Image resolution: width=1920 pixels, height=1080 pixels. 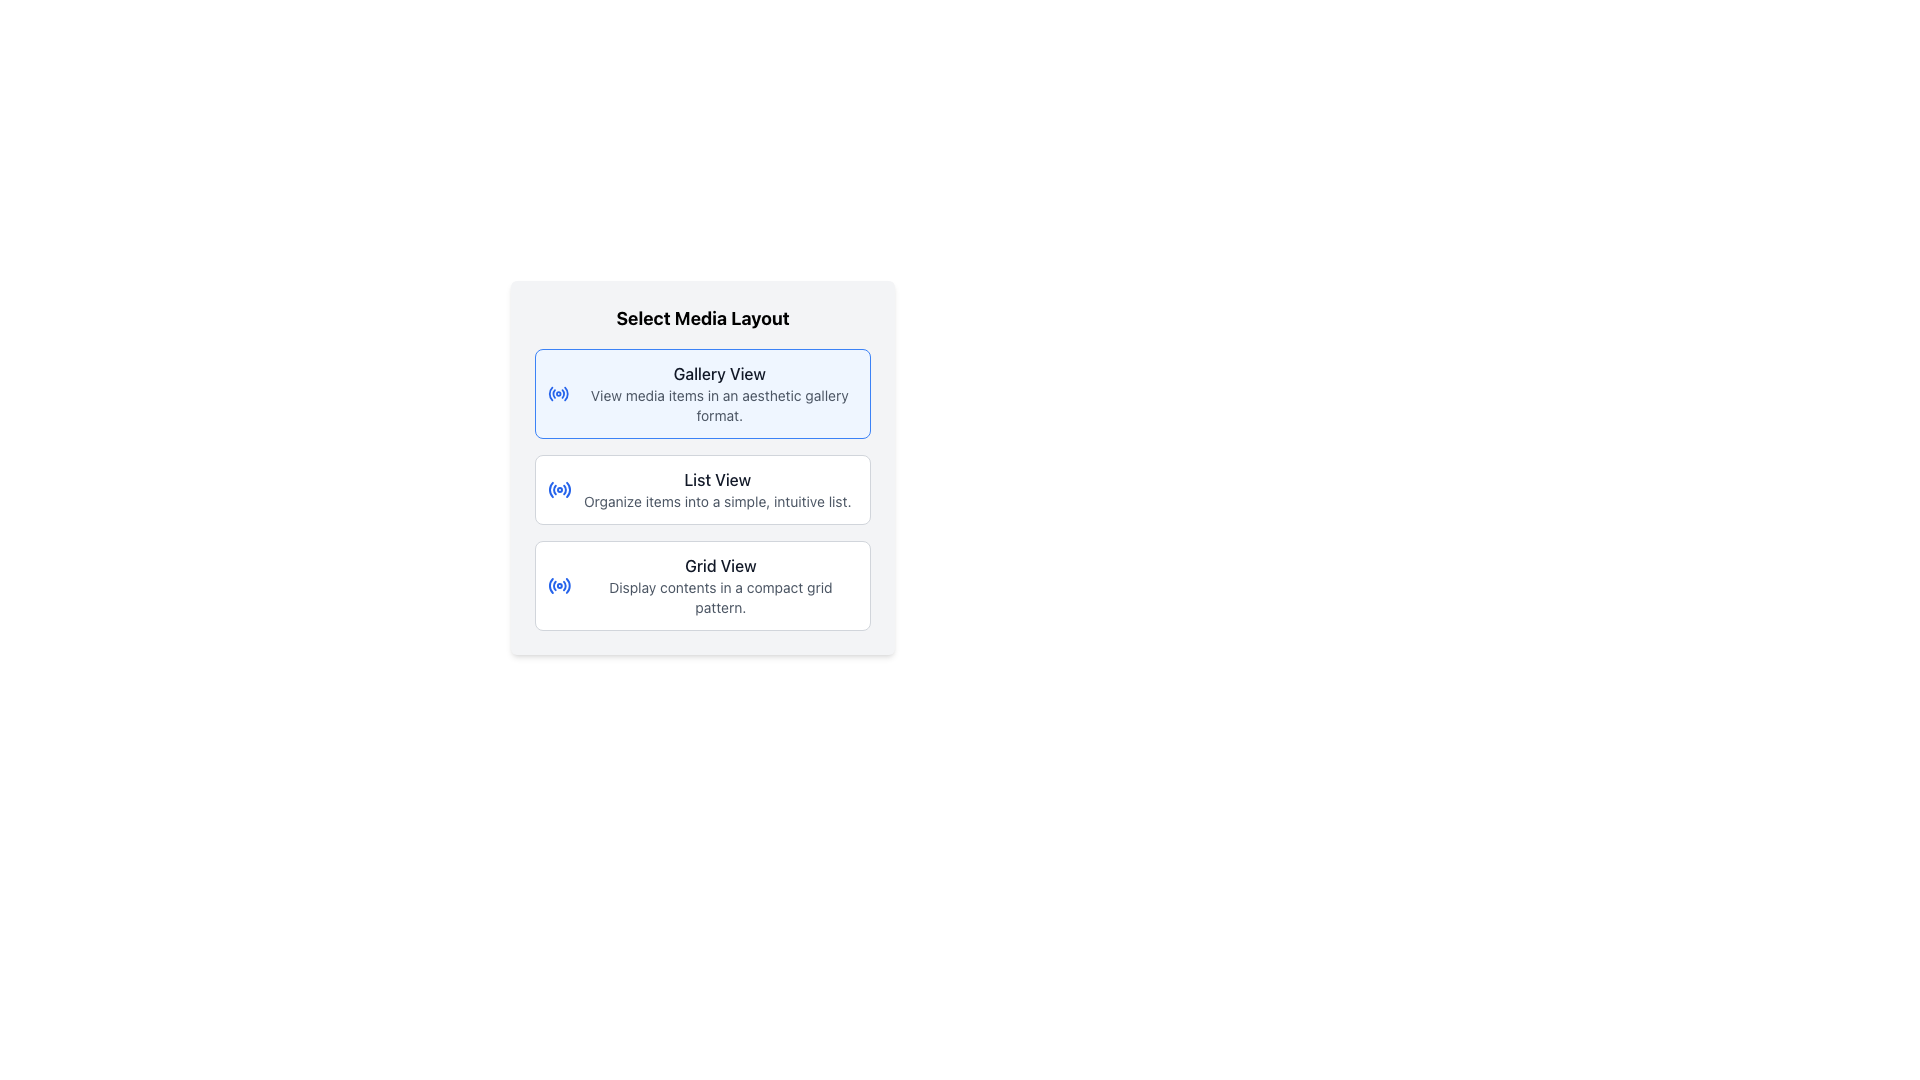 I want to click on descriptive guideline text for the 'List View' option, located centrally beneath the 'List View' subheading, so click(x=717, y=500).